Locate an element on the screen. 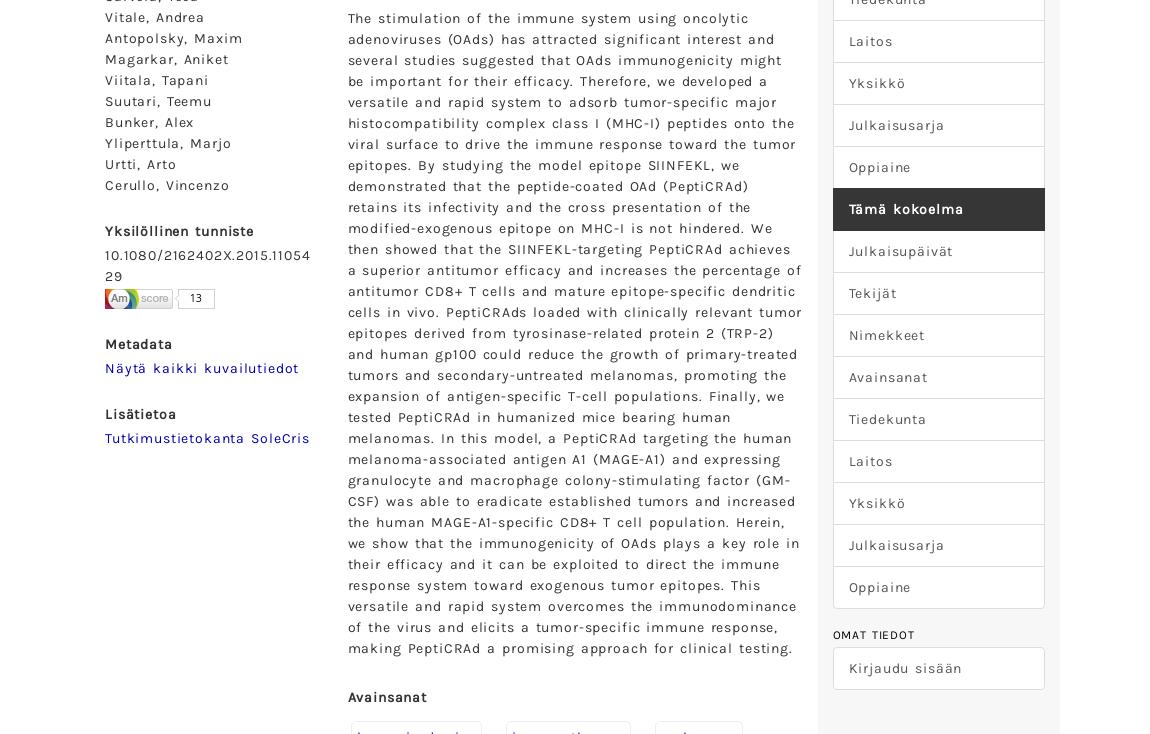  'Näytä kaikki kuvailutiedot' is located at coordinates (201, 367).